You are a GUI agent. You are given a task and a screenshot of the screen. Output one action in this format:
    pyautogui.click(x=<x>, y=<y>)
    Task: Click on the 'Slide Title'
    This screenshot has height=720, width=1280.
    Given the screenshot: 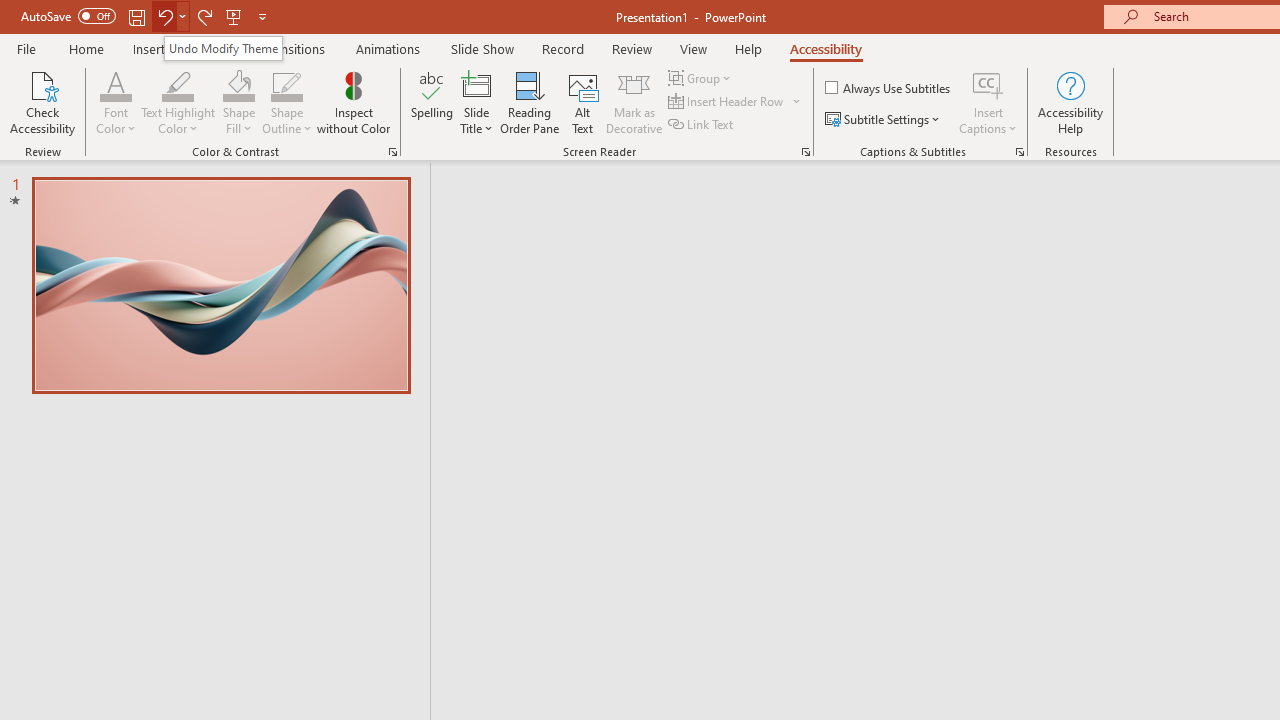 What is the action you would take?
    pyautogui.click(x=475, y=103)
    